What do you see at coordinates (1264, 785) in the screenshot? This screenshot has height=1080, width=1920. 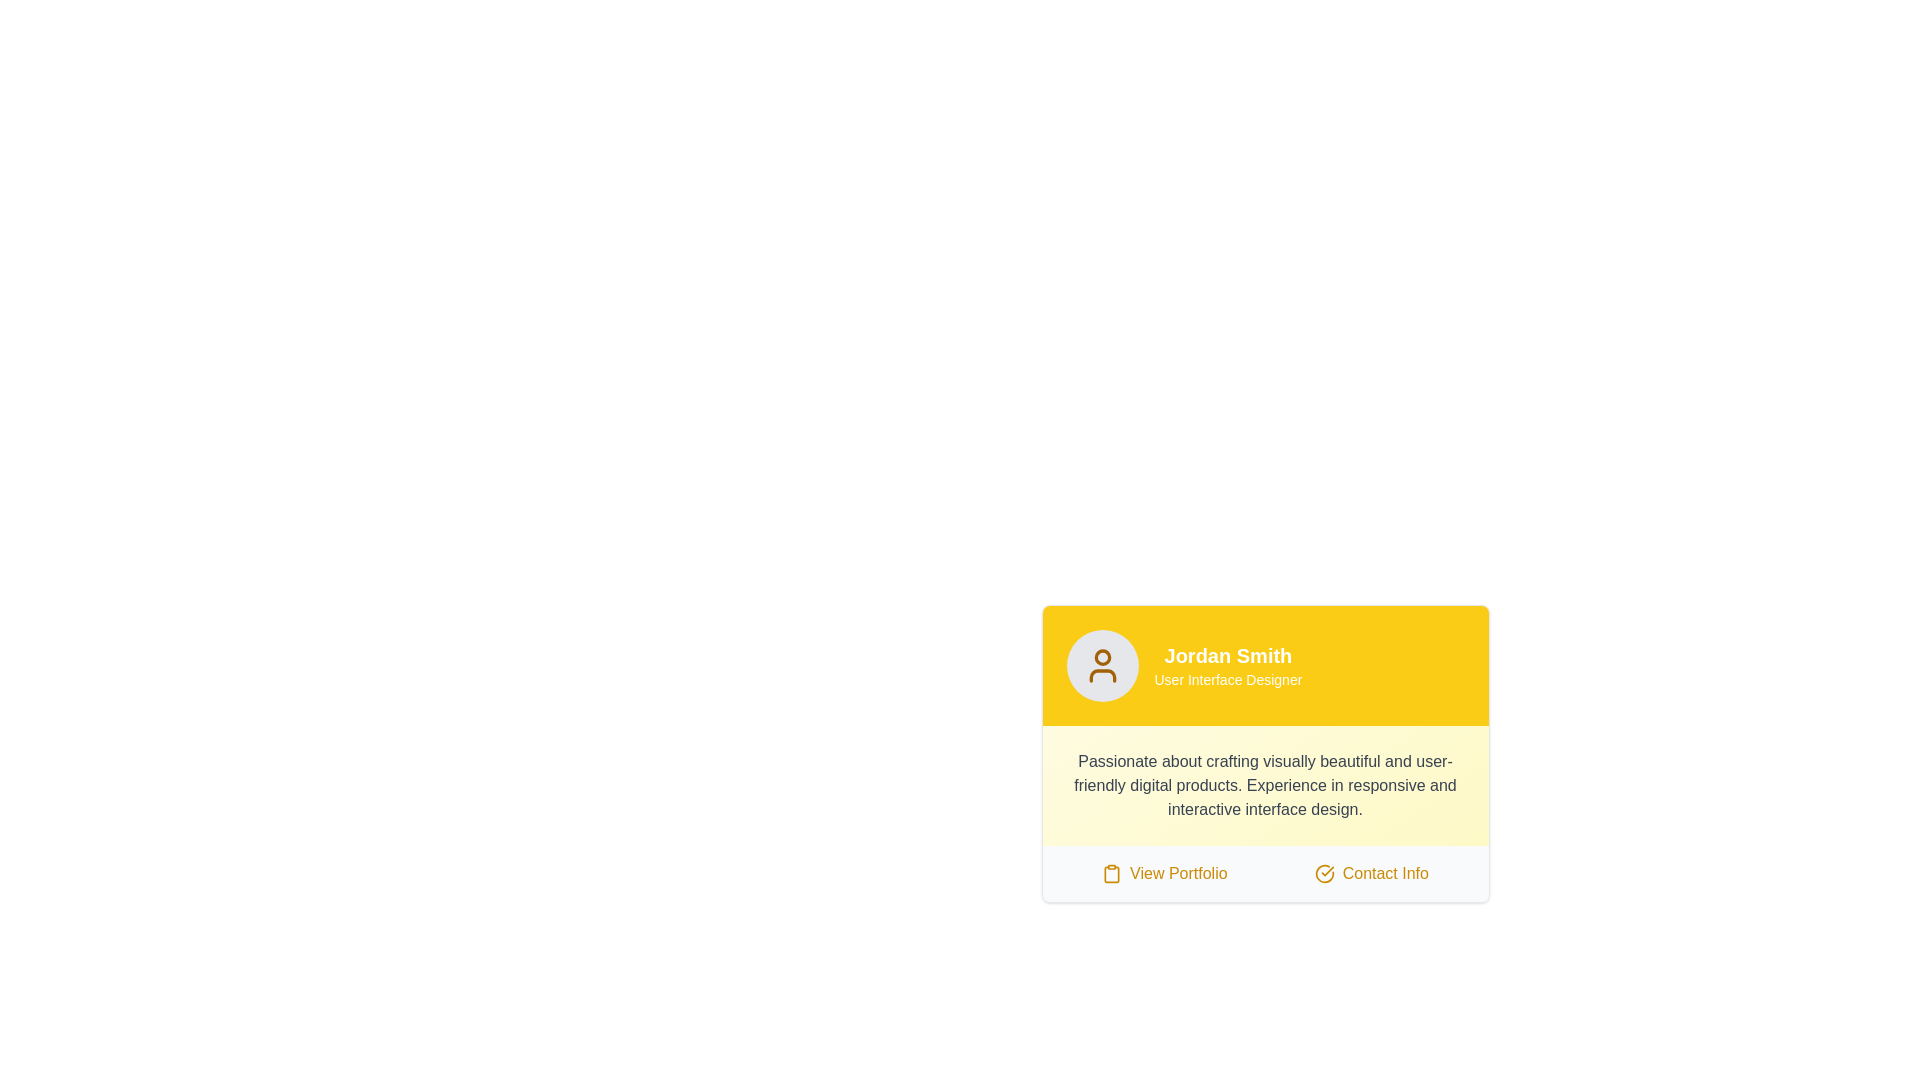 I see `the descriptive text block styled in gray font that reads: 'Passionate about crafting visually beautiful and user-friendly digital products.' This text is located within a yellow and white card, below the user's name 'Jordan Smith' and above the buttons 'View Portfolio' and 'Contact Info'` at bounding box center [1264, 785].